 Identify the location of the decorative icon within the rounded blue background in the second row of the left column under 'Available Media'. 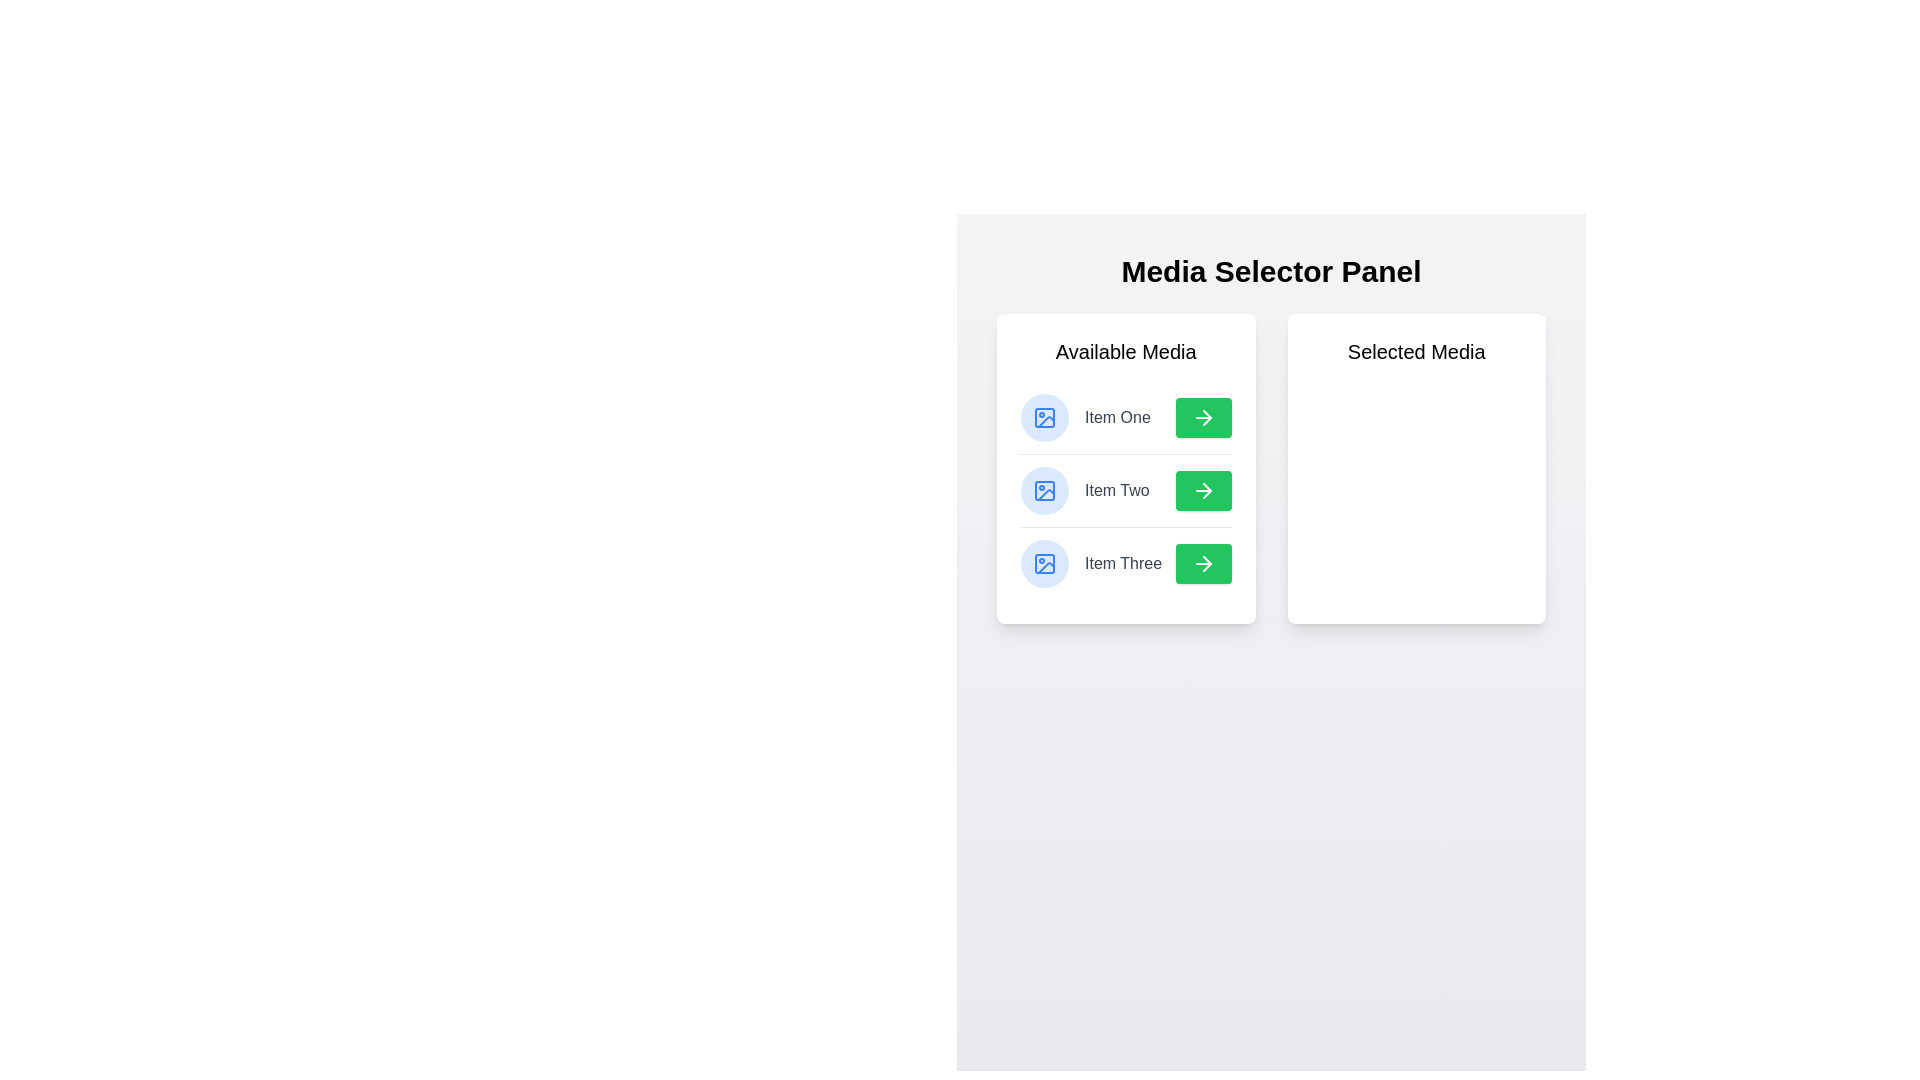
(1044, 490).